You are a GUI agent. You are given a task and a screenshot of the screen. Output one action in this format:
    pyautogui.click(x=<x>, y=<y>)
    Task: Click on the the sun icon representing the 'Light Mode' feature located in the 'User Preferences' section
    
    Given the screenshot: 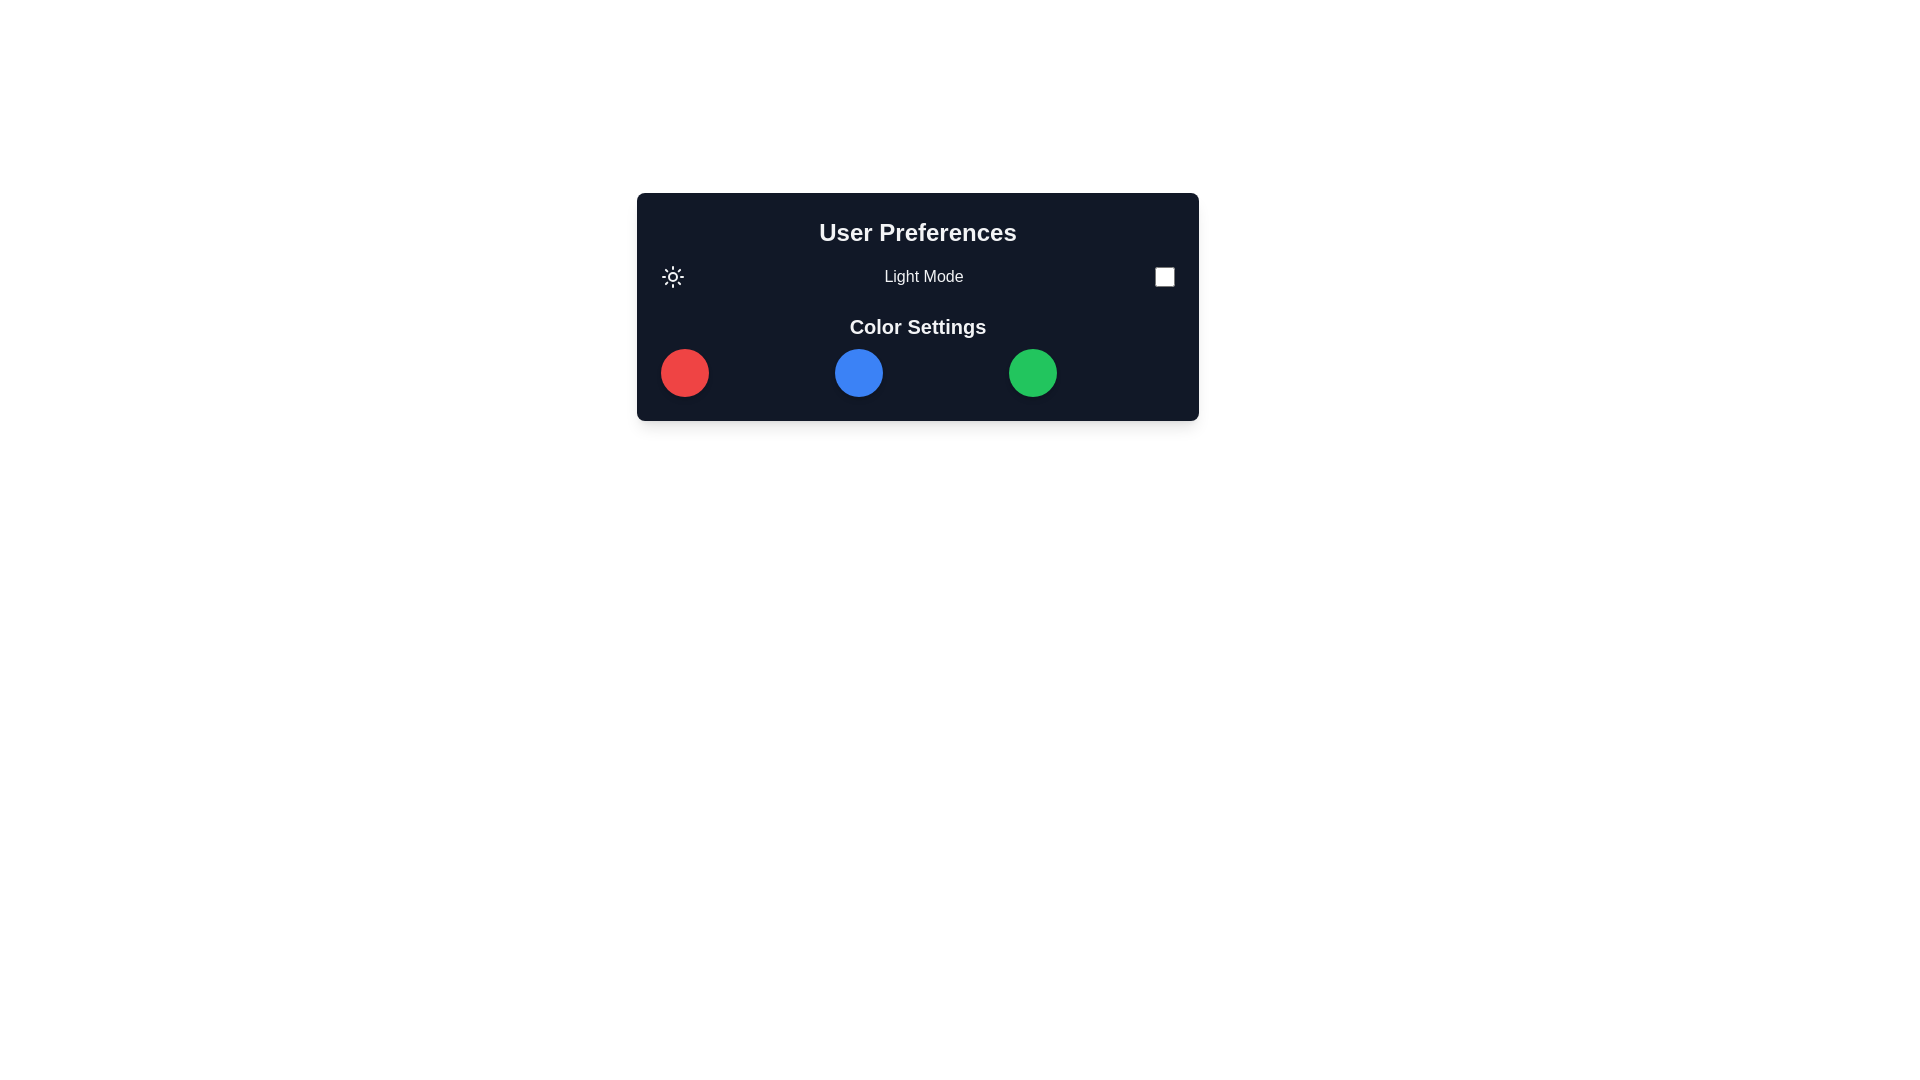 What is the action you would take?
    pyautogui.click(x=672, y=277)
    